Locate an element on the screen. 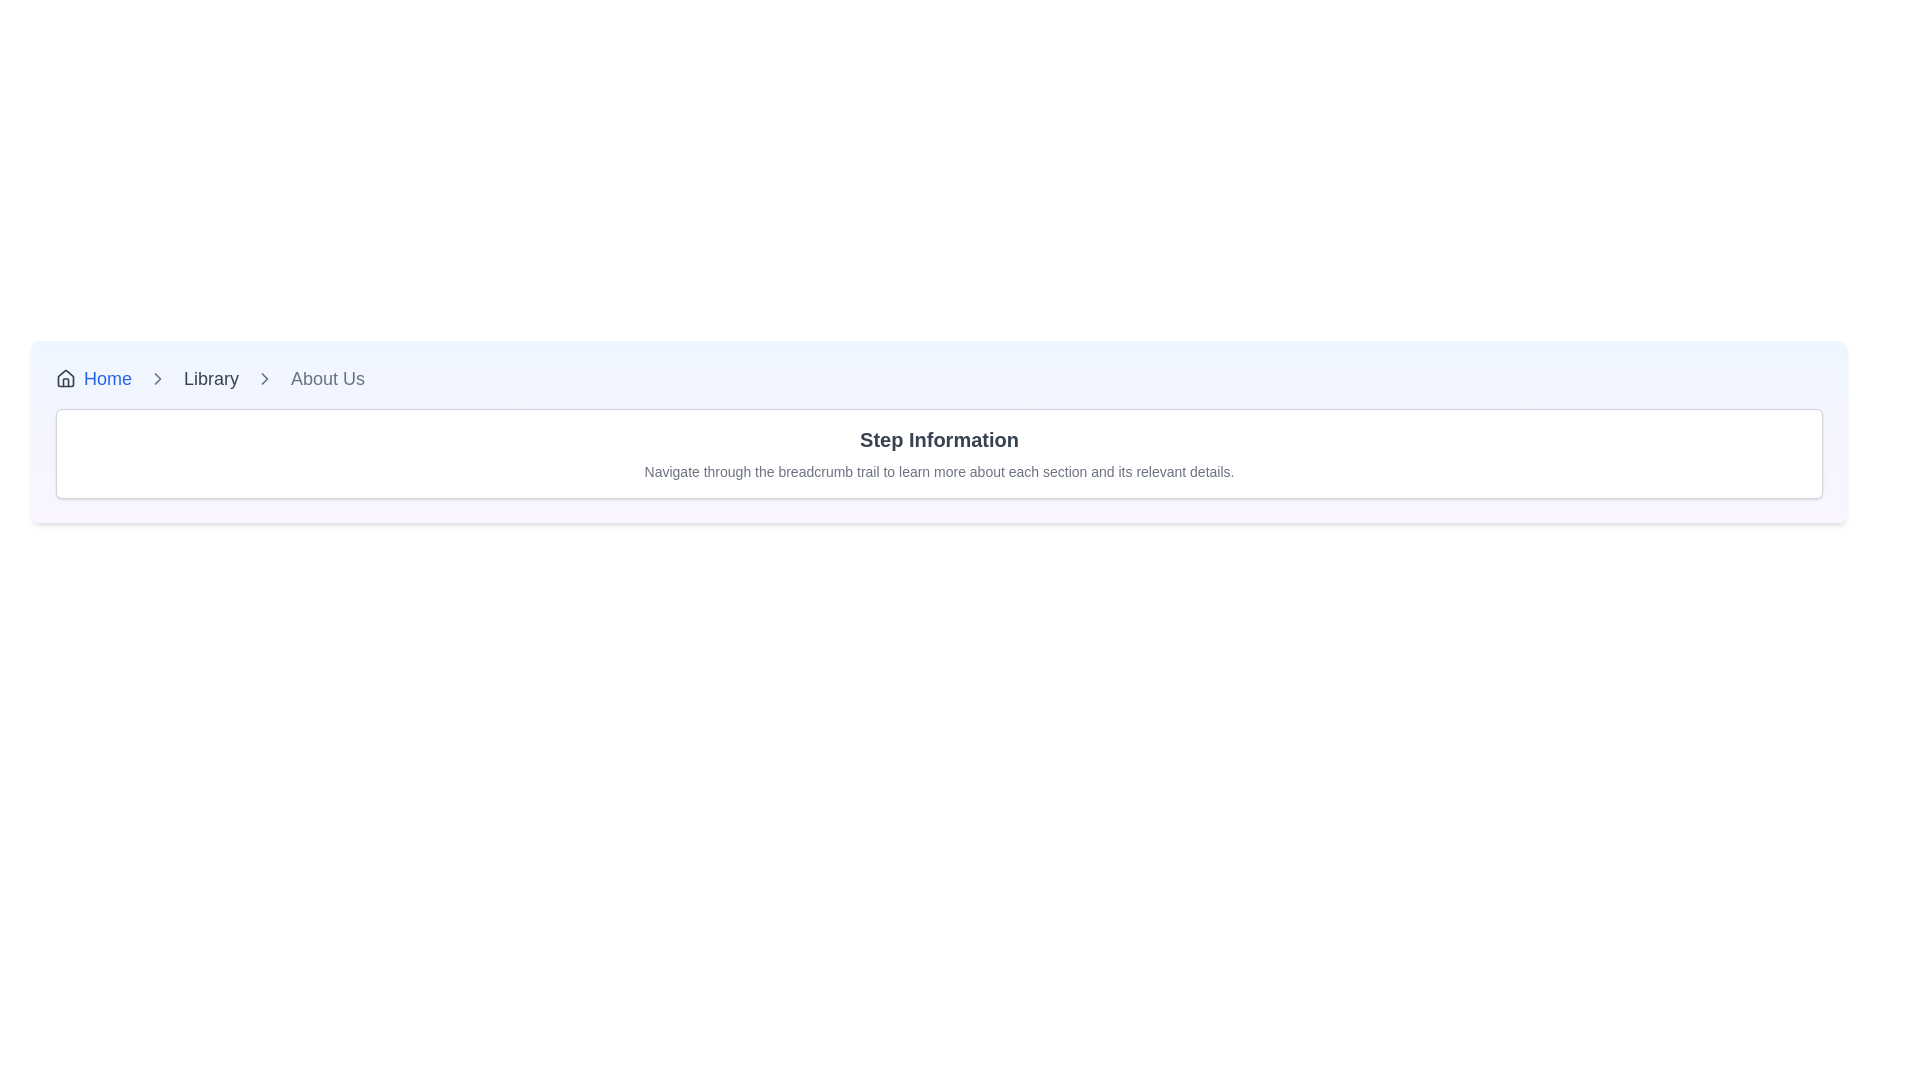 This screenshot has width=1920, height=1080. the 'Home' hyperlink text is located at coordinates (107, 378).